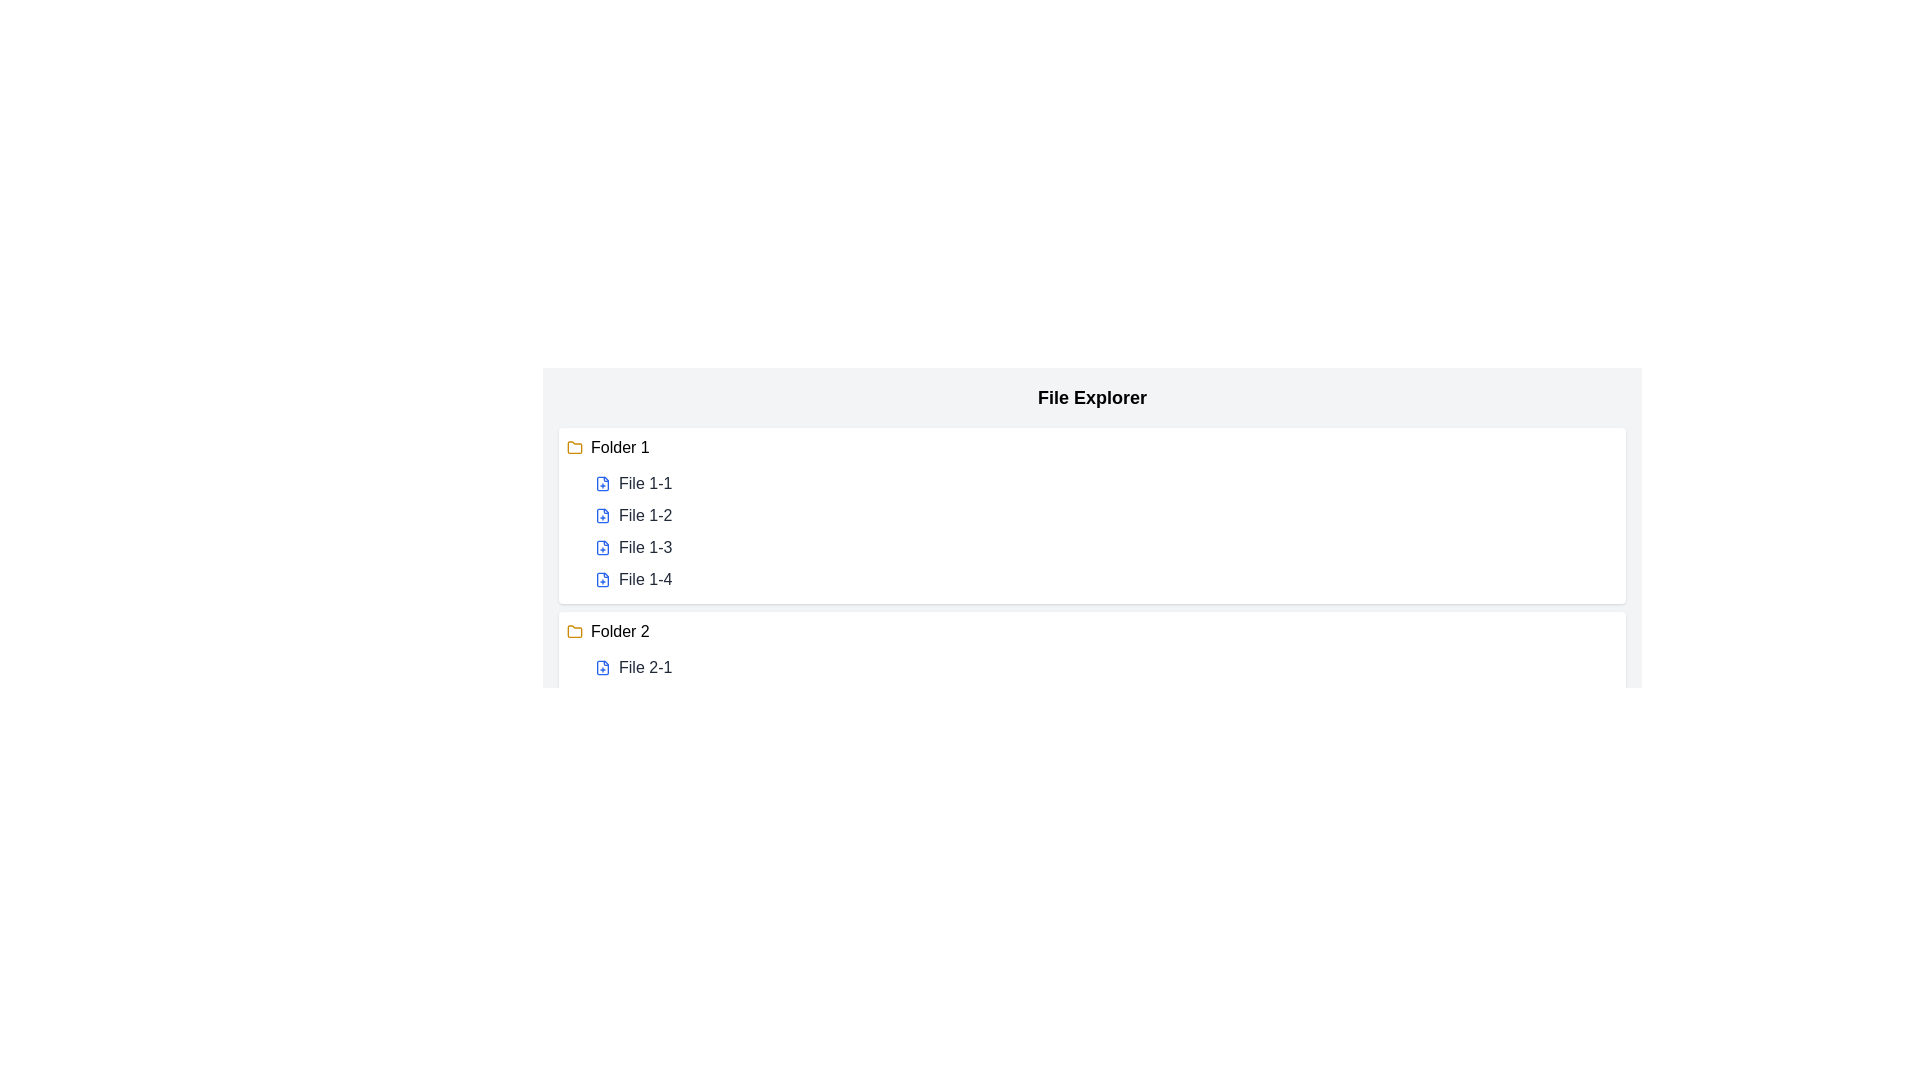 The width and height of the screenshot is (1920, 1080). I want to click on the text label representing the file named 'File 2-1', so click(645, 667).